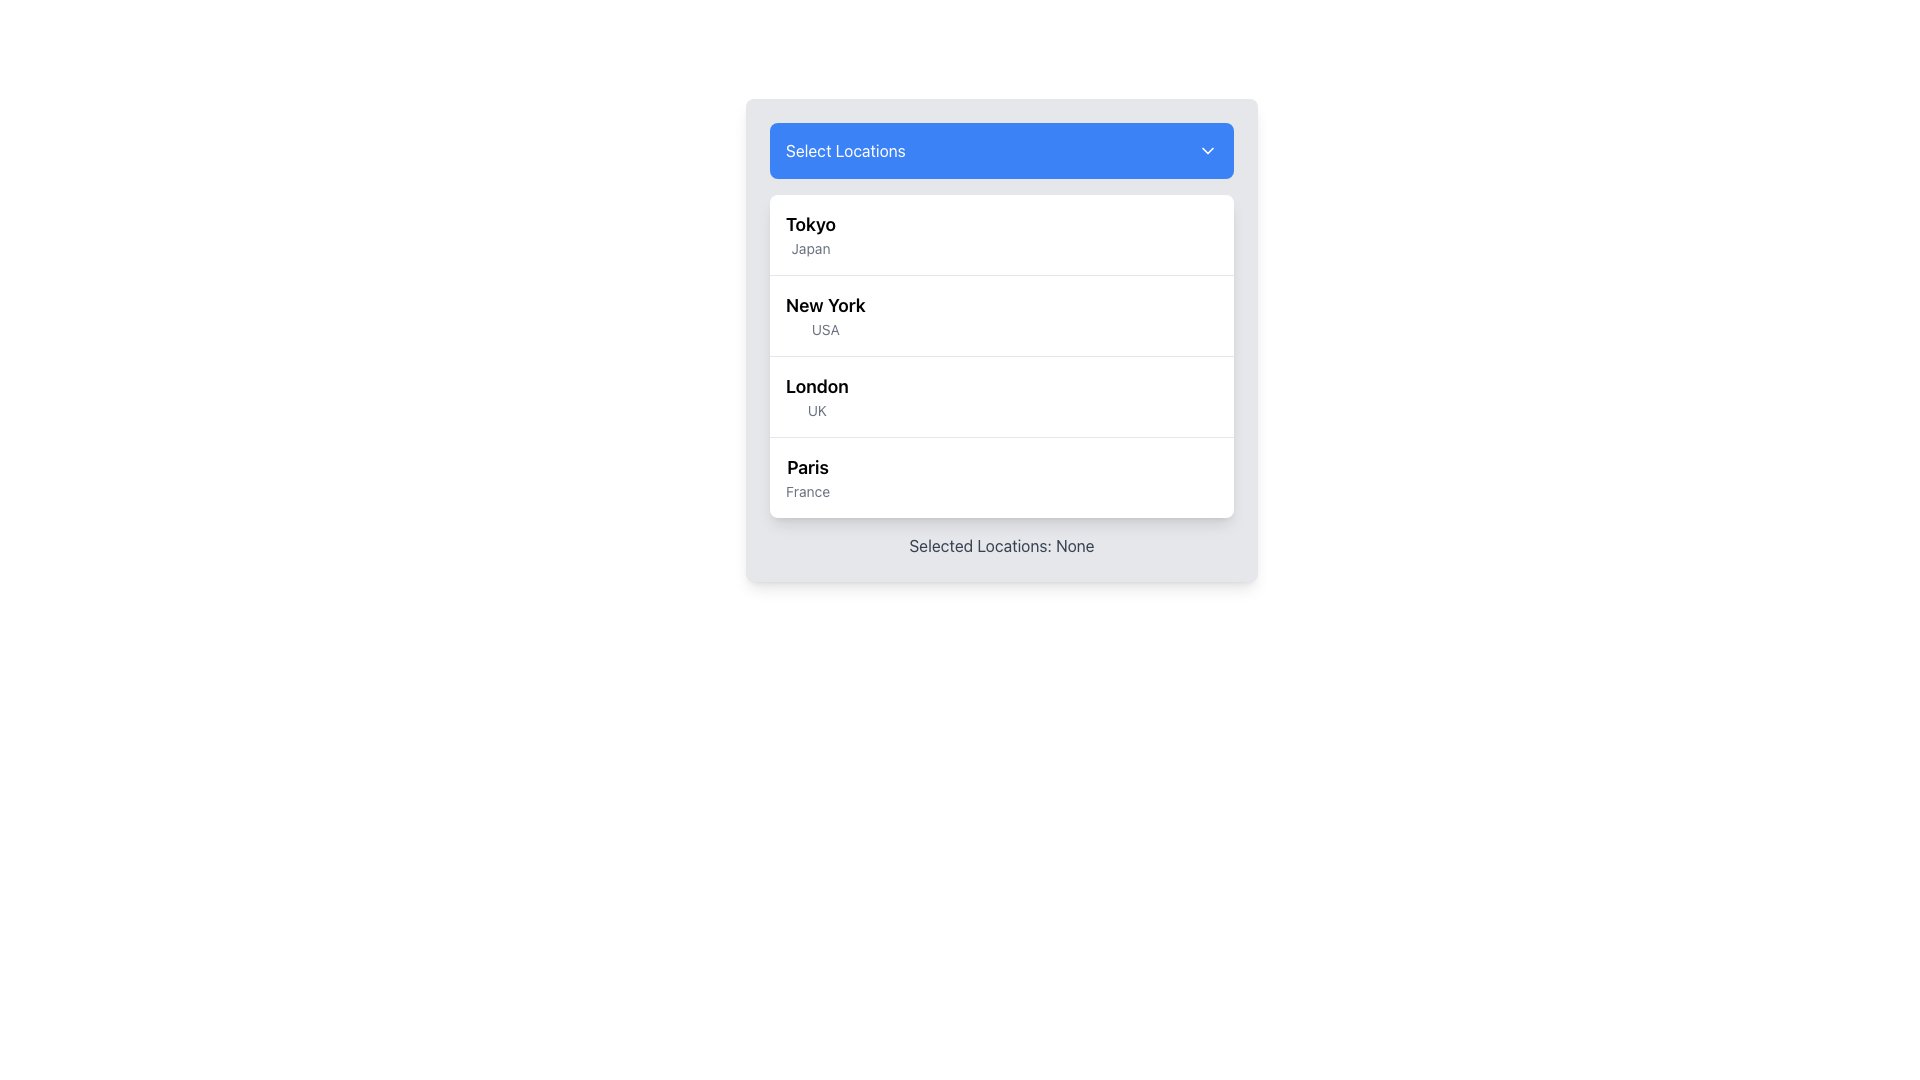  I want to click on the first selectable item in the dropdown menu, so click(1002, 234).